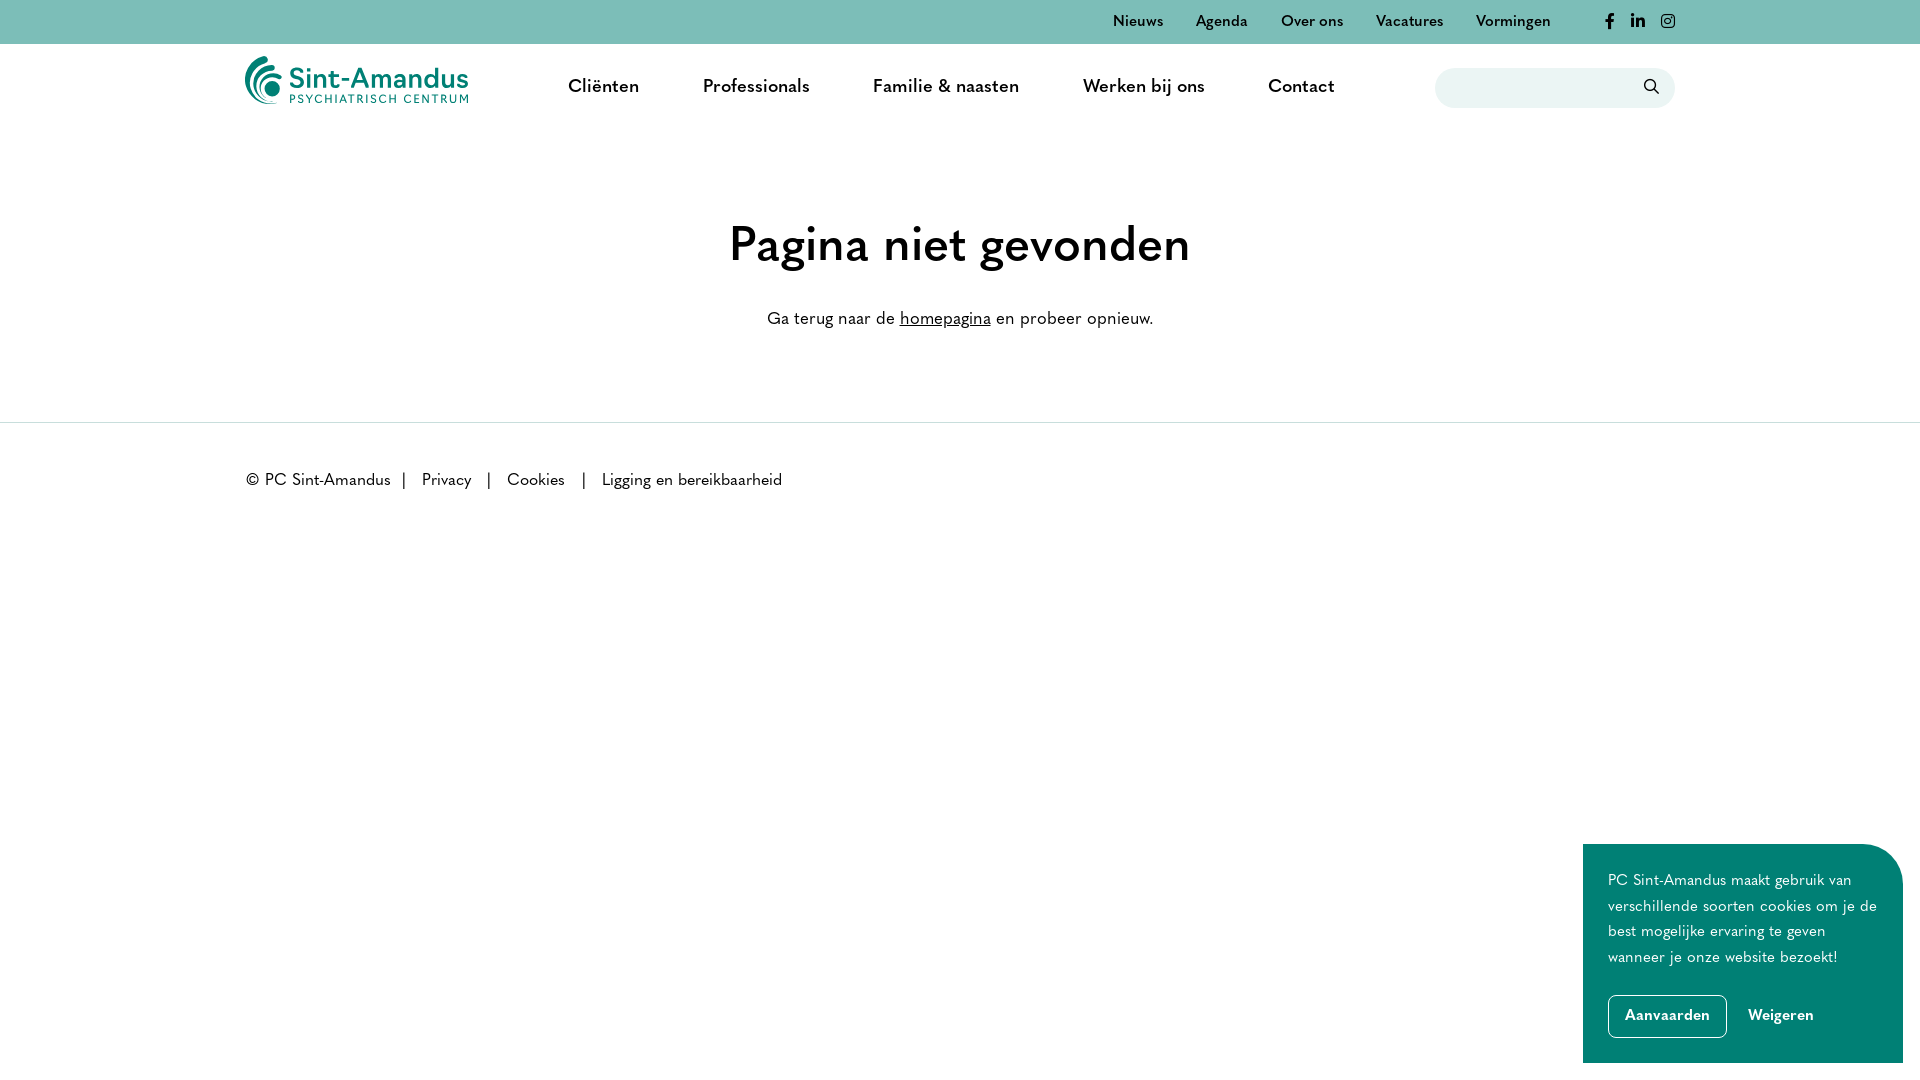  What do you see at coordinates (1112, 22) in the screenshot?
I see `'Nieuws'` at bounding box center [1112, 22].